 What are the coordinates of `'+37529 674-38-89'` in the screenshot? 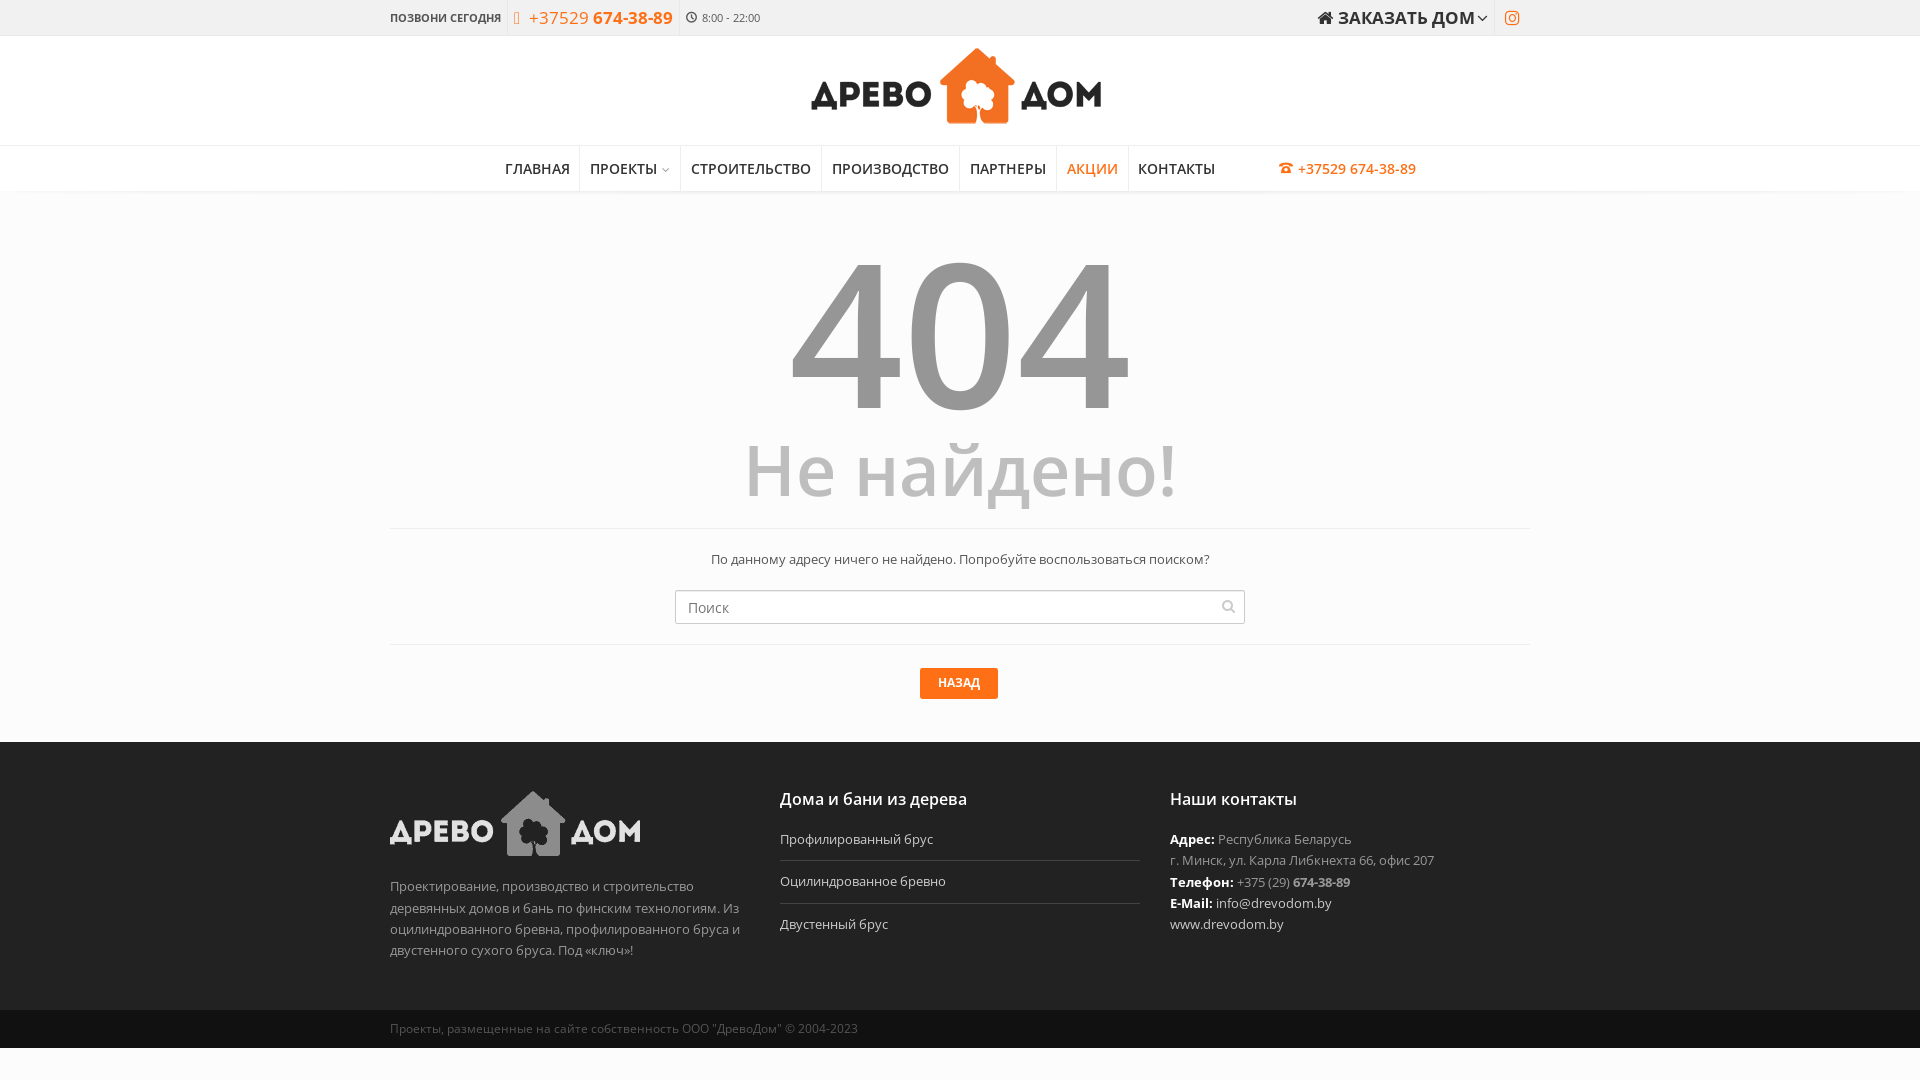 It's located at (592, 17).